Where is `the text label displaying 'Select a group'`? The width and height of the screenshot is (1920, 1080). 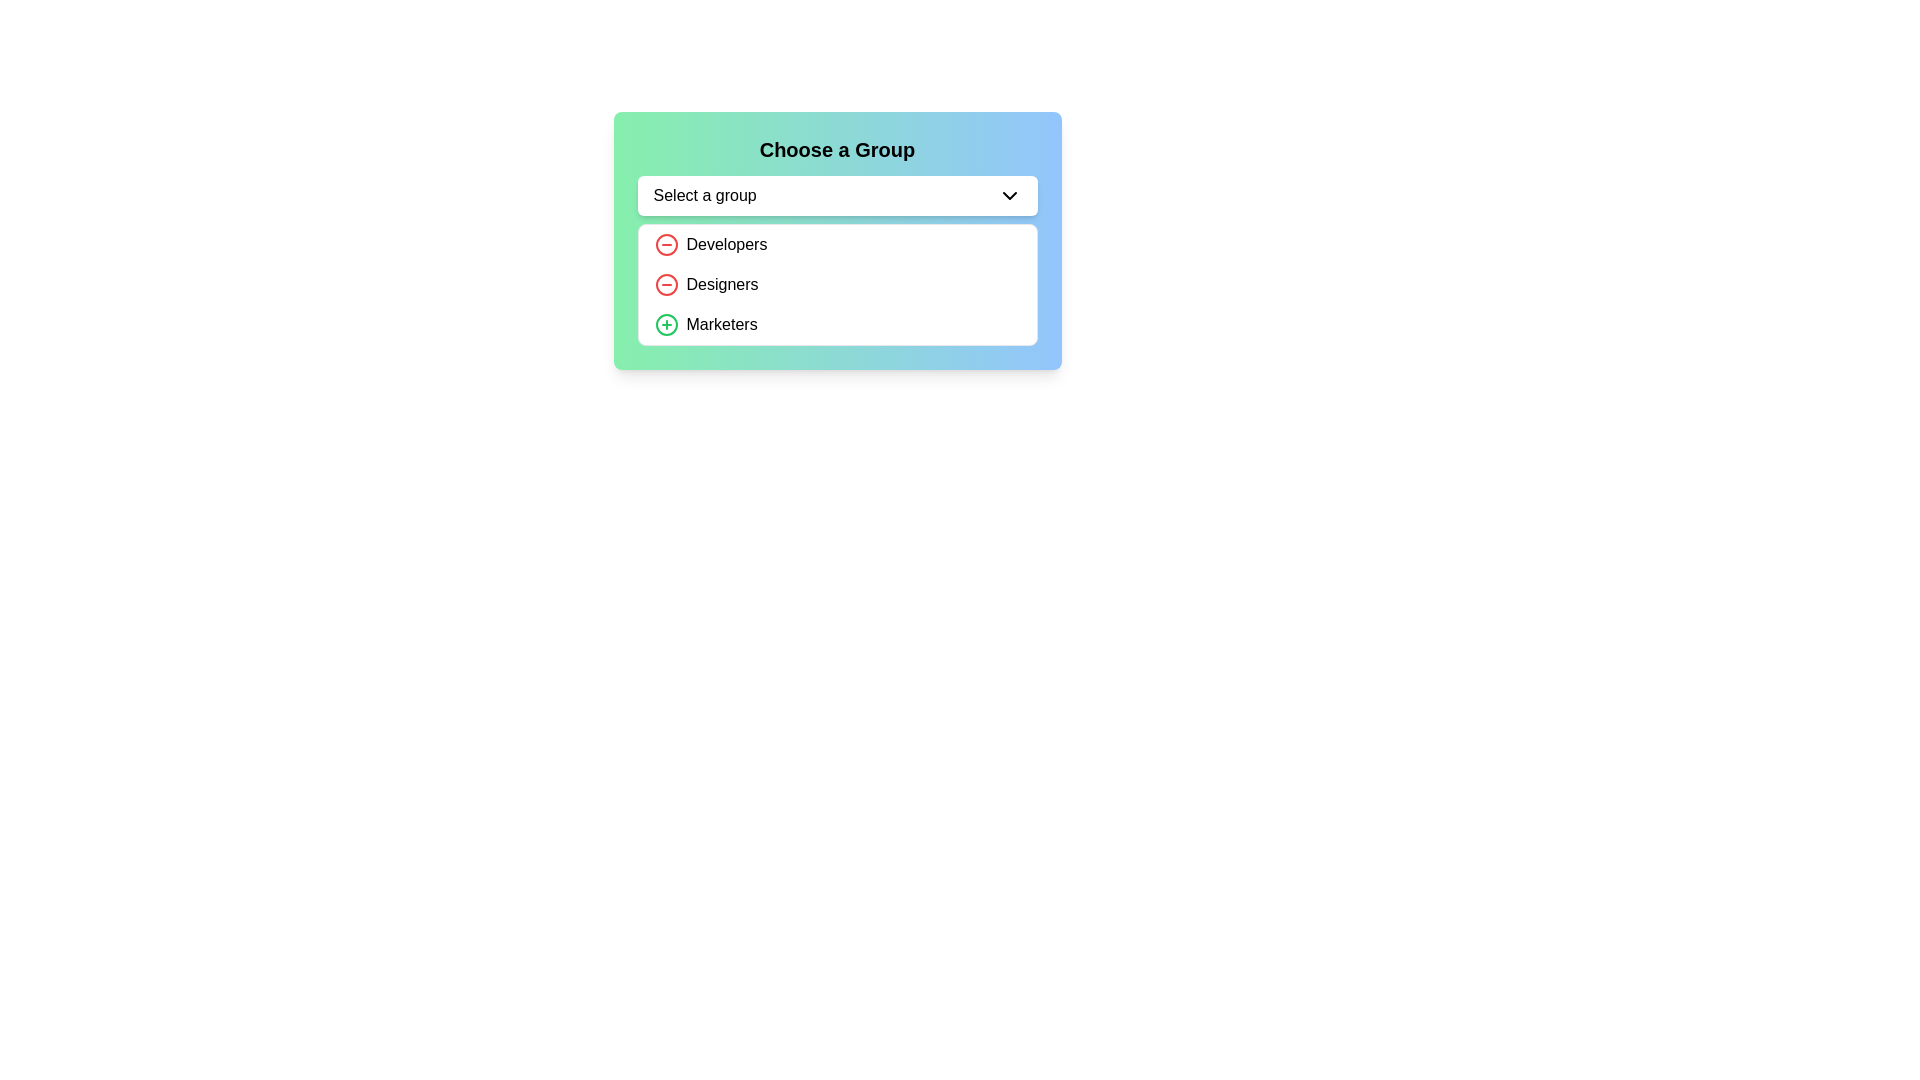
the text label displaying 'Select a group' is located at coordinates (705, 196).